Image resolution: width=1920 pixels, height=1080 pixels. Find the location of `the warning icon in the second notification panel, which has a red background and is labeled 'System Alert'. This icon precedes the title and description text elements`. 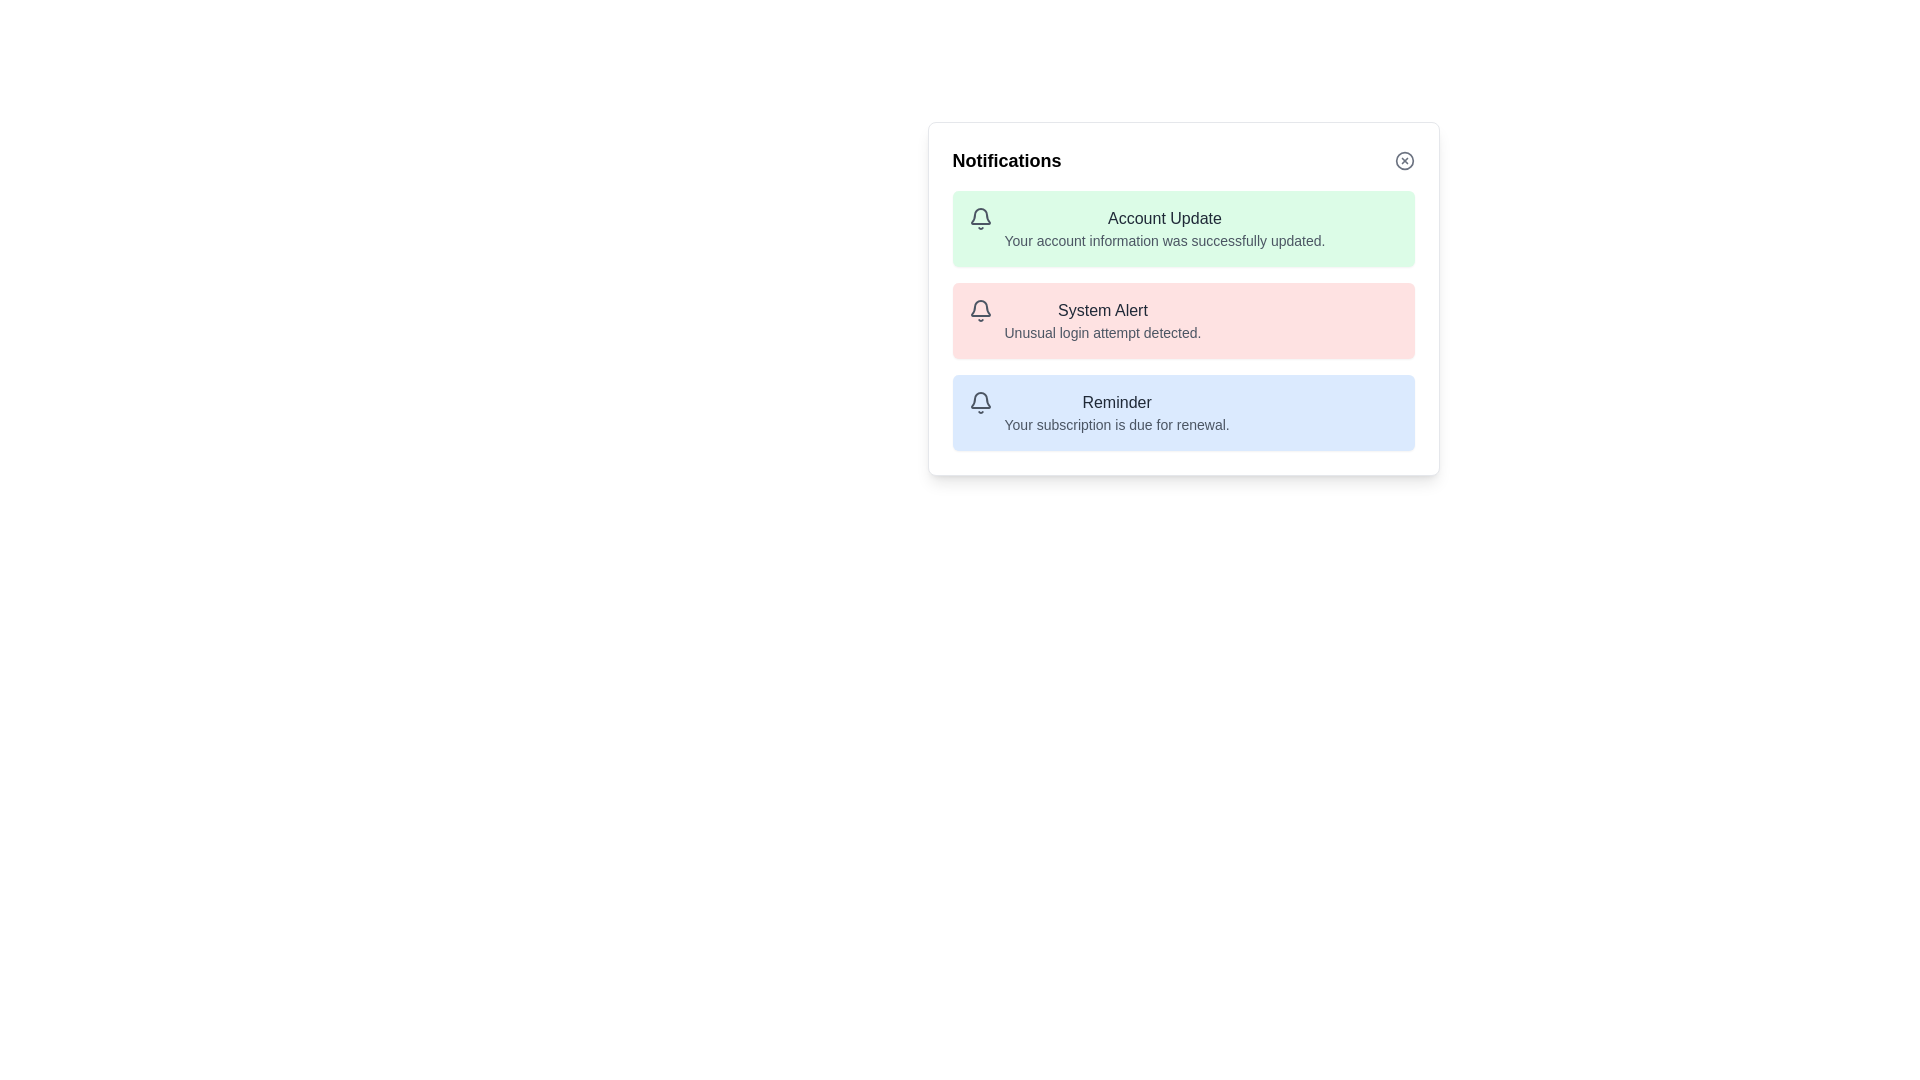

the warning icon in the second notification panel, which has a red background and is labeled 'System Alert'. This icon precedes the title and description text elements is located at coordinates (980, 311).